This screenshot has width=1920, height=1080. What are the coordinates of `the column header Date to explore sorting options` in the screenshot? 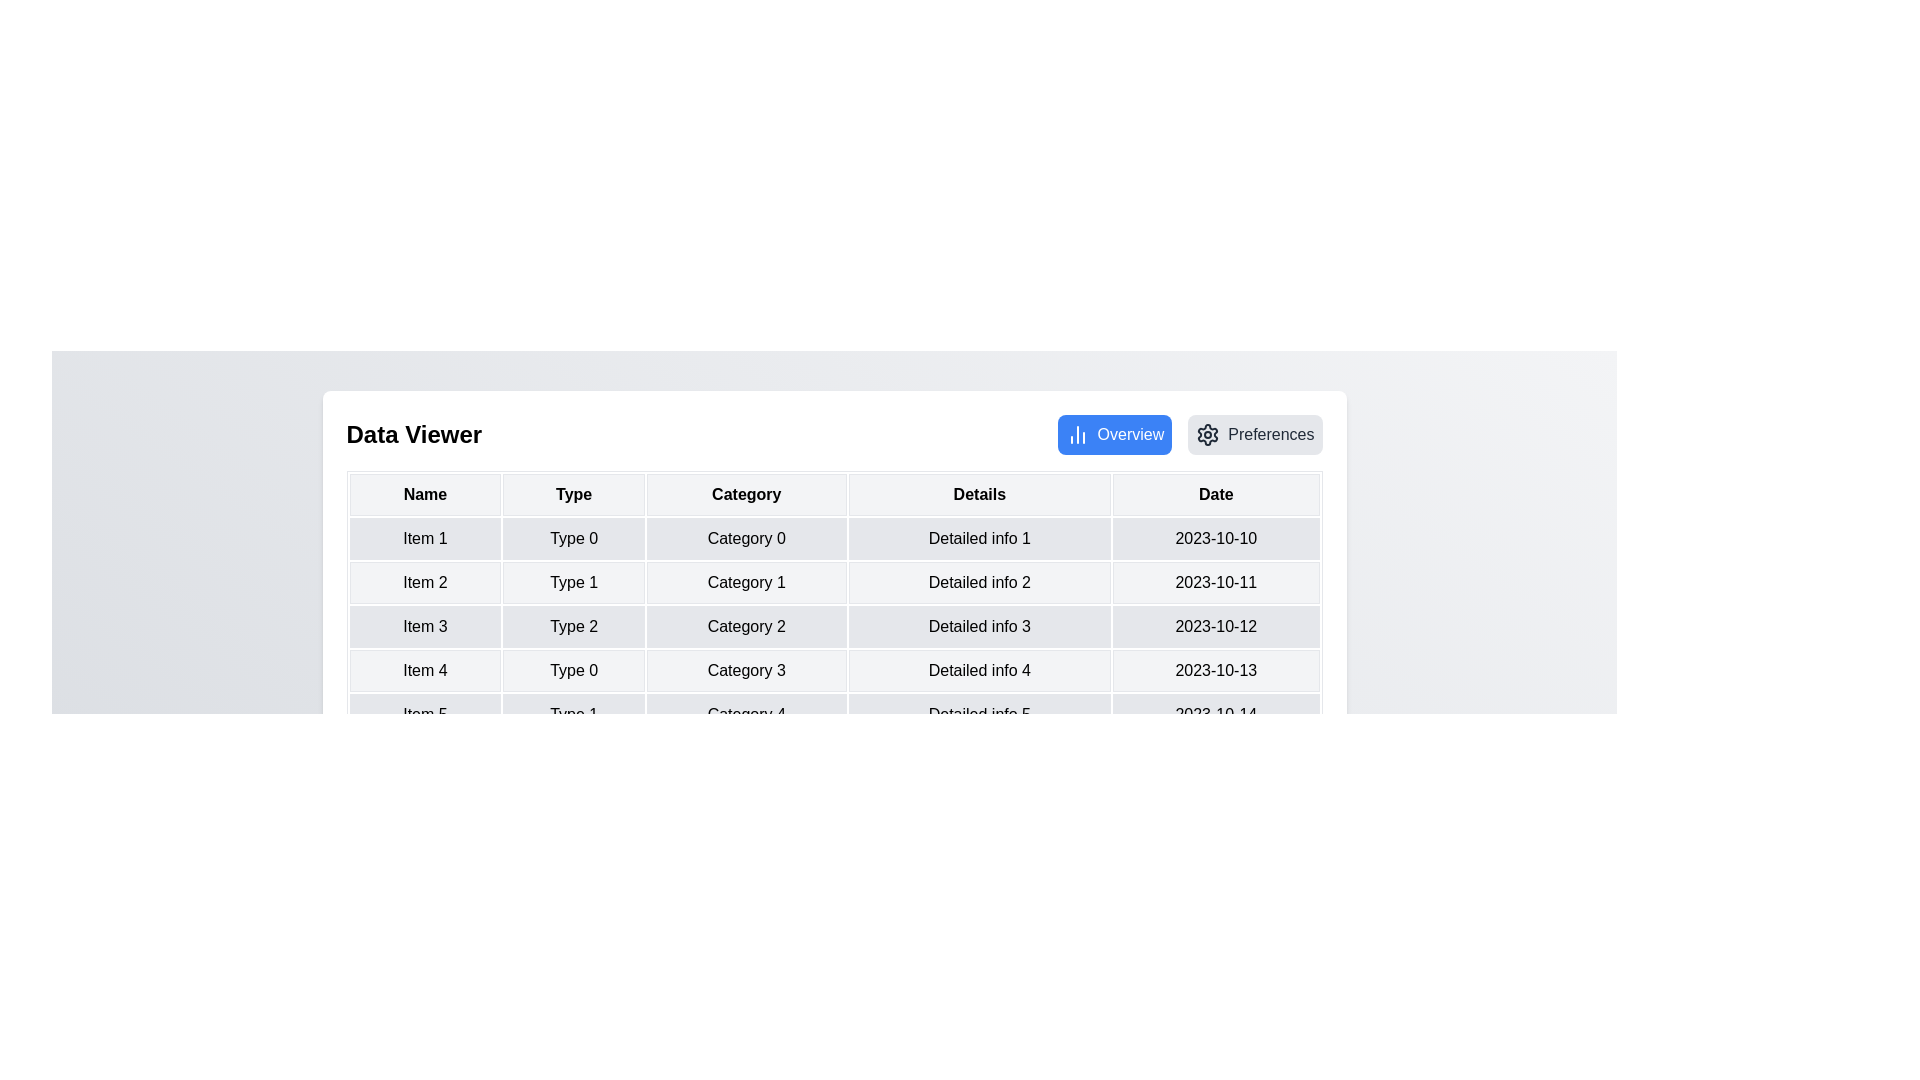 It's located at (1215, 494).